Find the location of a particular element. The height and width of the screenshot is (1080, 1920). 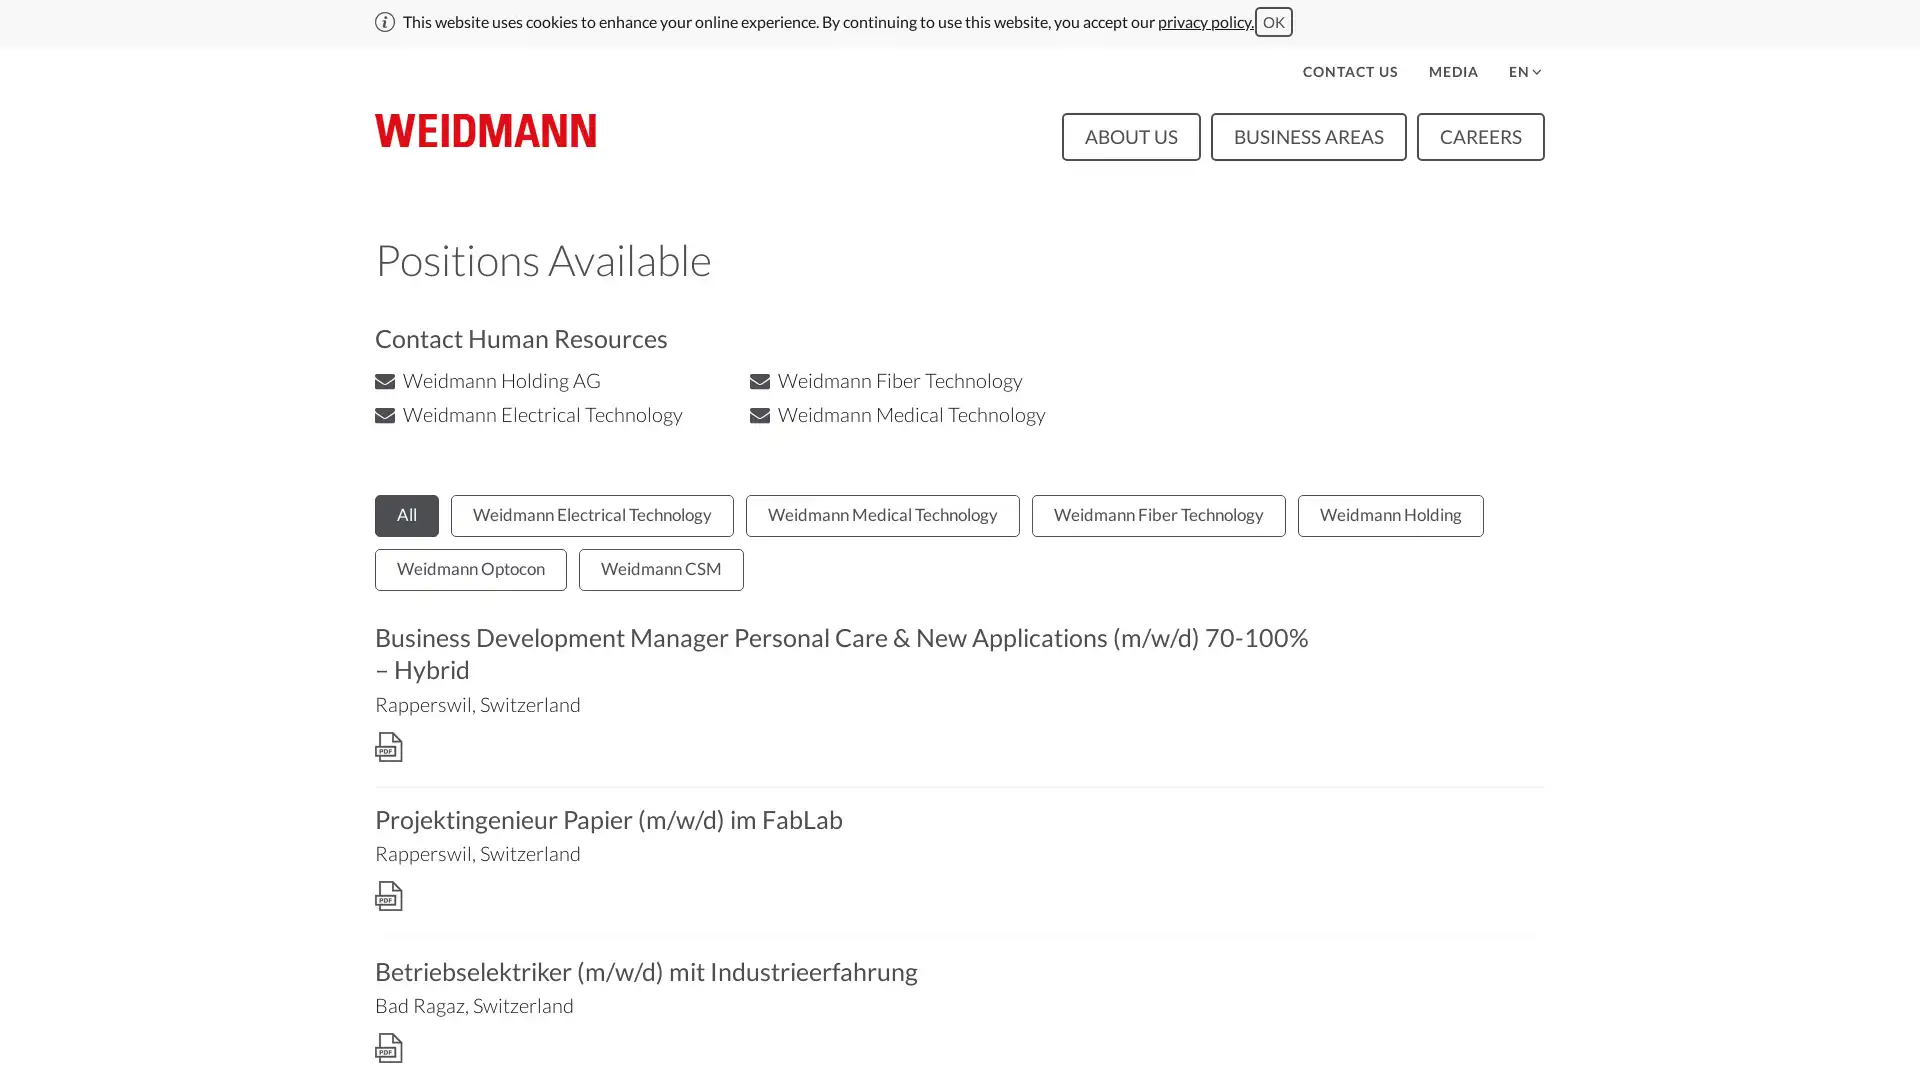

Weidmann Medical Technology is located at coordinates (882, 469).